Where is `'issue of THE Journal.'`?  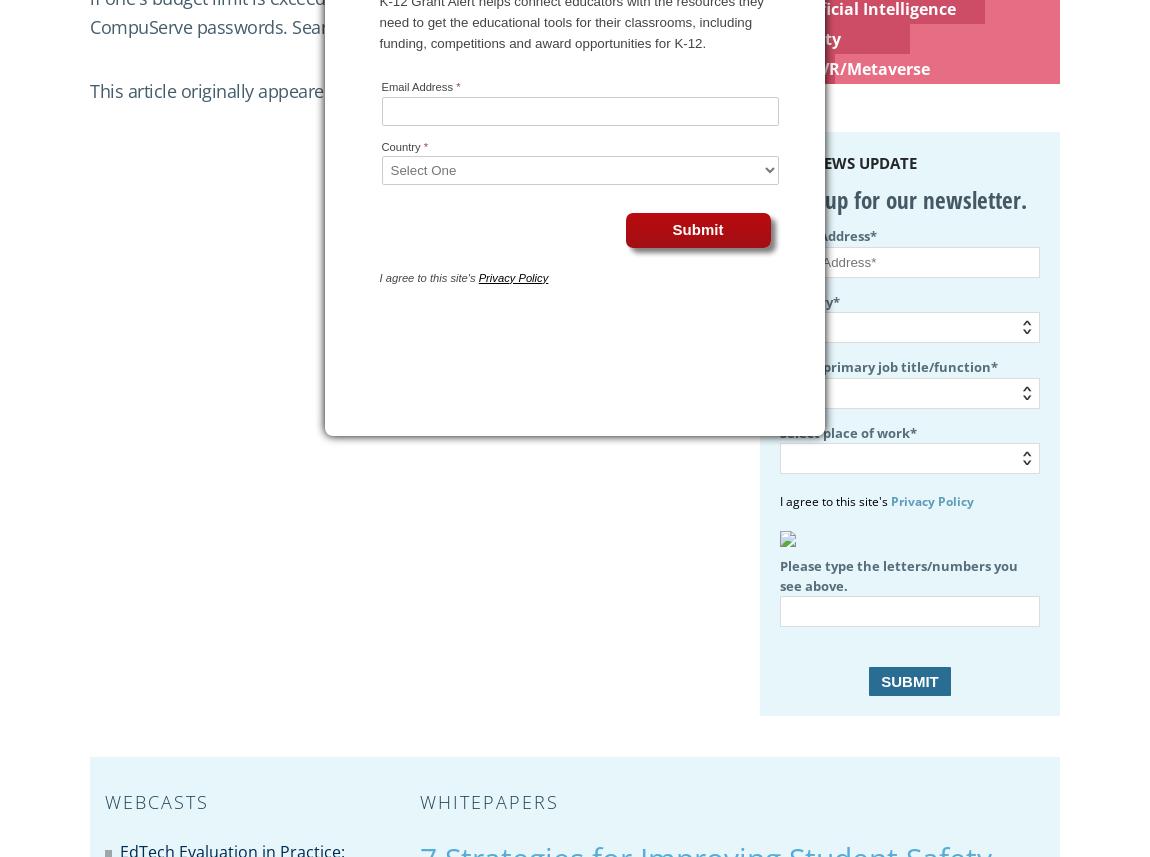
'issue of THE Journal.' is located at coordinates (560, 91).